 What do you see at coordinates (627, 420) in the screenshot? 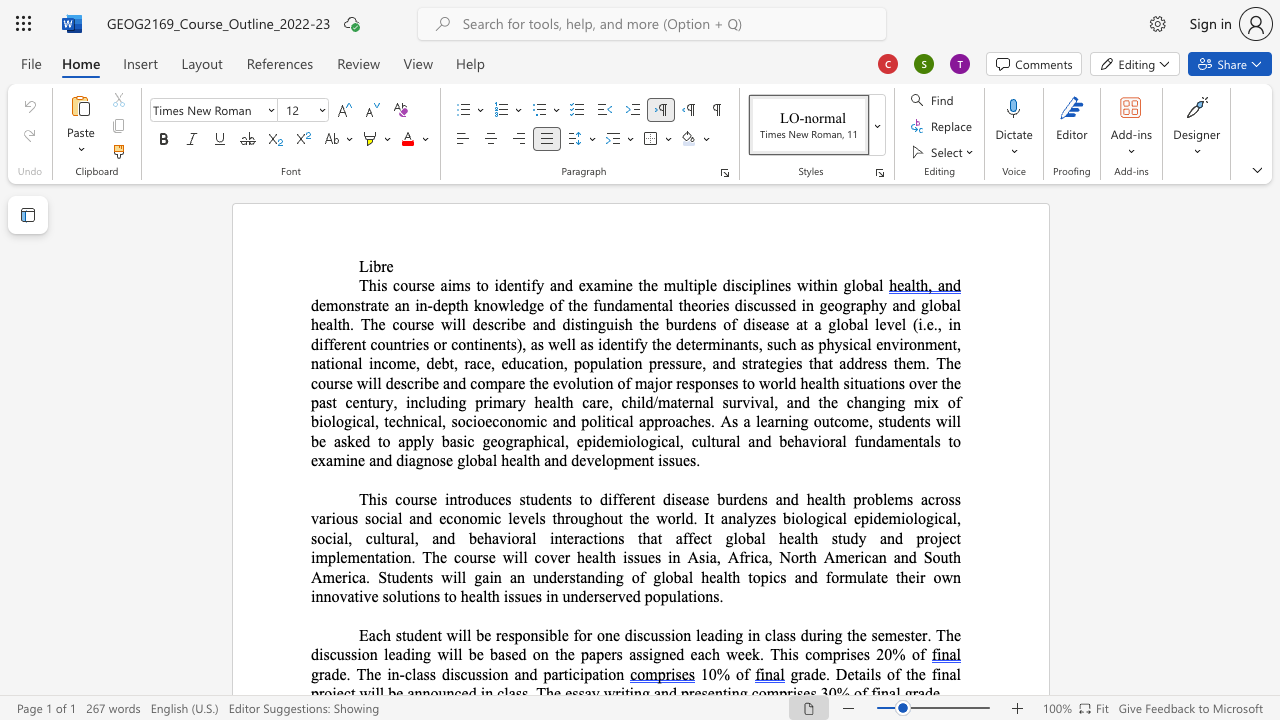
I see `the space between the continuous character "a" and "l" in the text` at bounding box center [627, 420].